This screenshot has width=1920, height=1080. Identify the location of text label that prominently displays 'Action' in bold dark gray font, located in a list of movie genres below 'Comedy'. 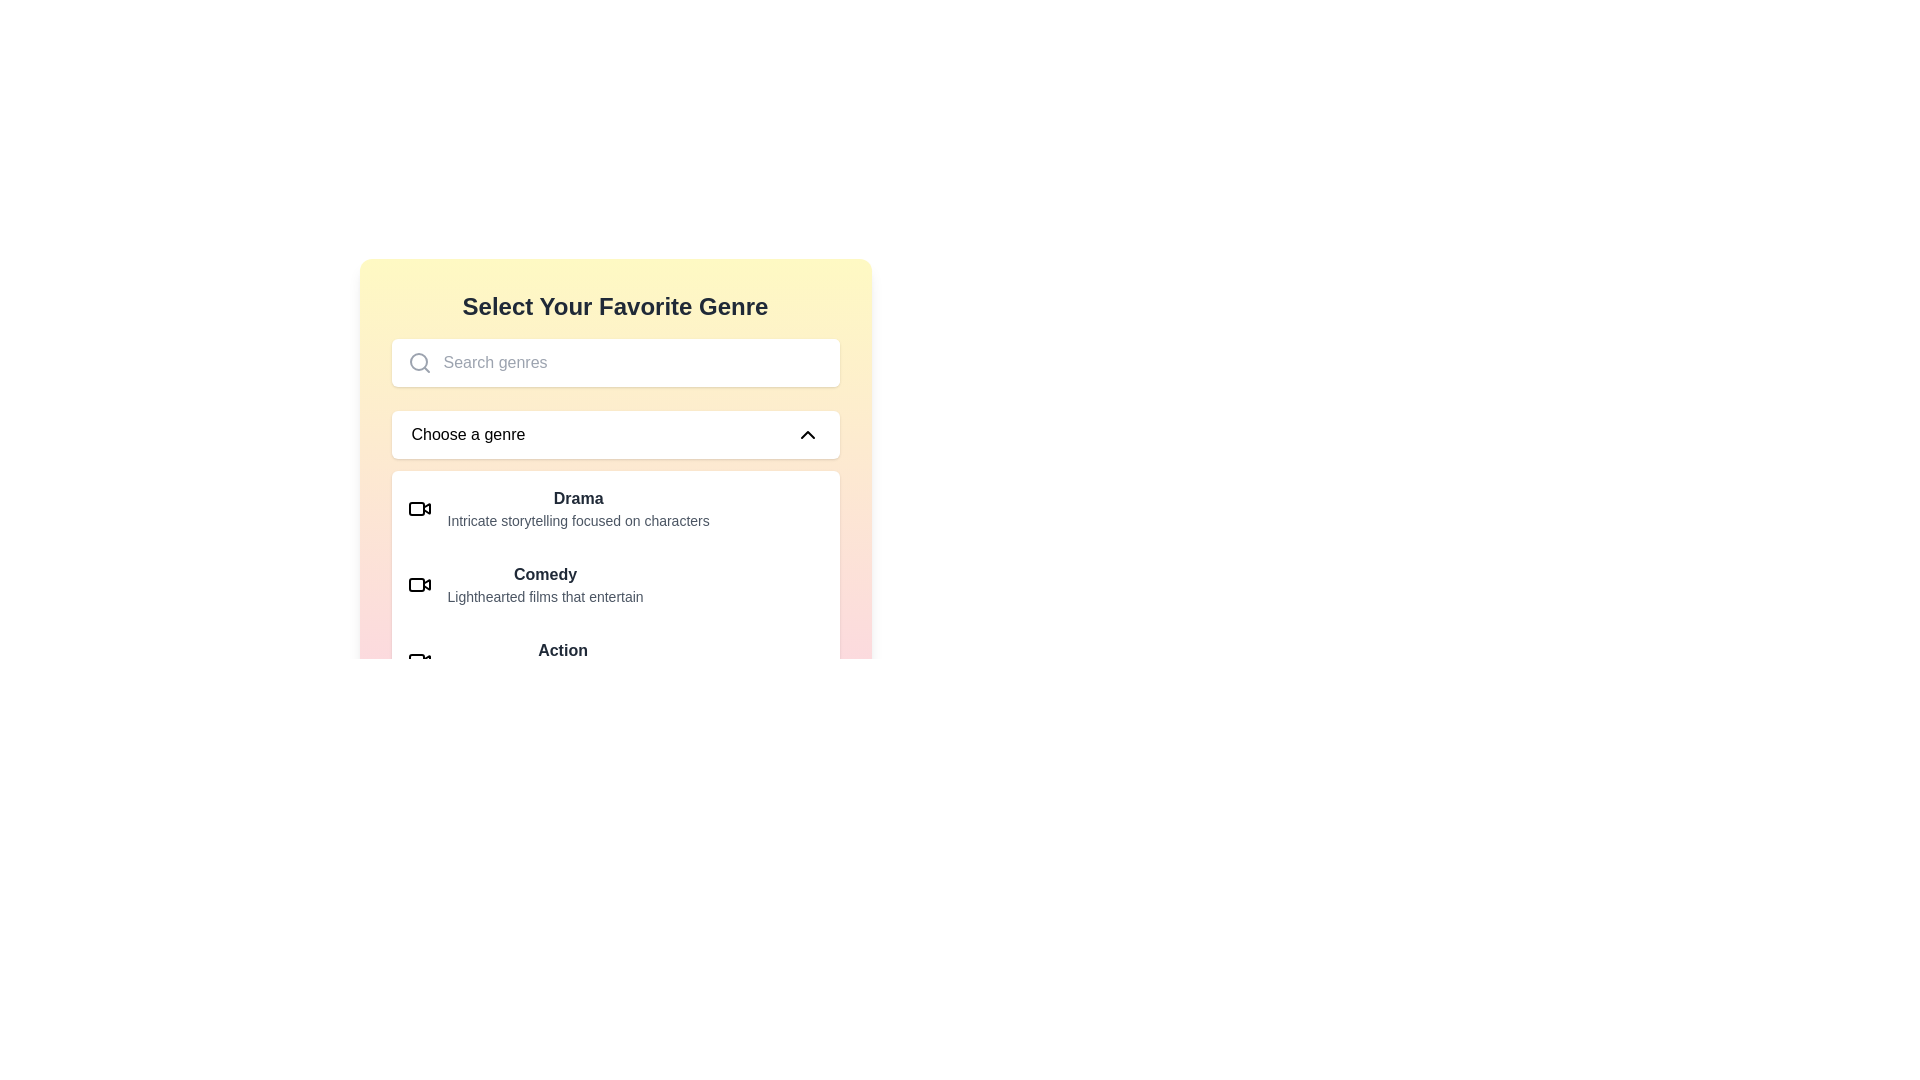
(562, 651).